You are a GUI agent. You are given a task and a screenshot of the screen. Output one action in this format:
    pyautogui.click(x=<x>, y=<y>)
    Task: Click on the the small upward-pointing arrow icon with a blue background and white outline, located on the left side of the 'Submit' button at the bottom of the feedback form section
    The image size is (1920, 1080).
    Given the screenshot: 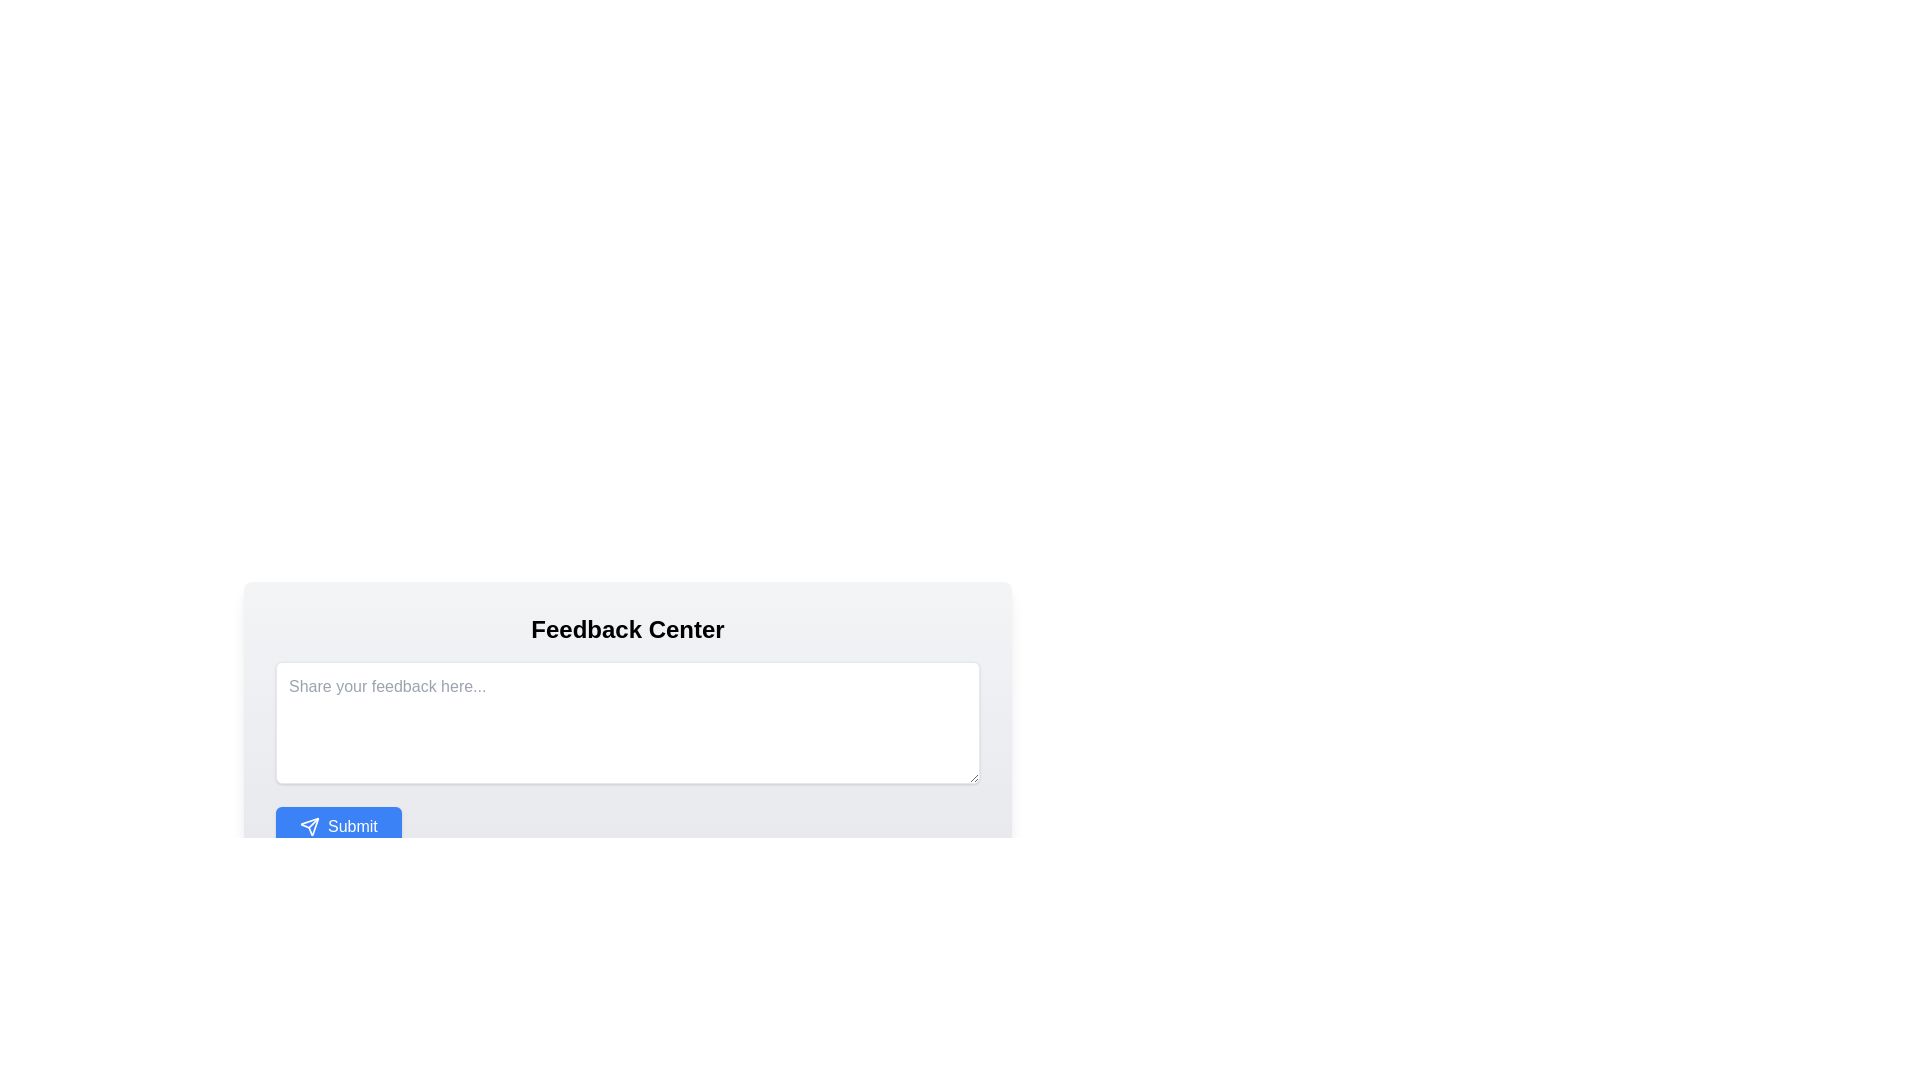 What is the action you would take?
    pyautogui.click(x=309, y=826)
    